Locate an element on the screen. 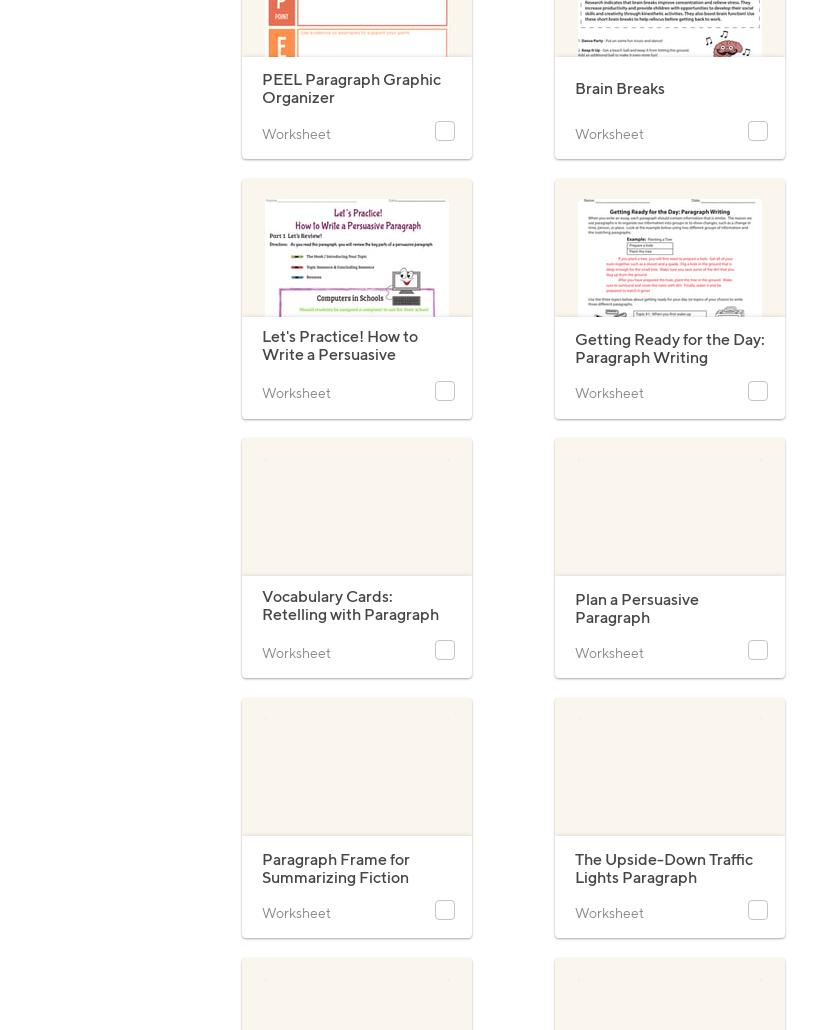  'Help students organize their ideas and structure their paragraph responses with this PEEL graphic organizer!' is located at coordinates (260, 142).